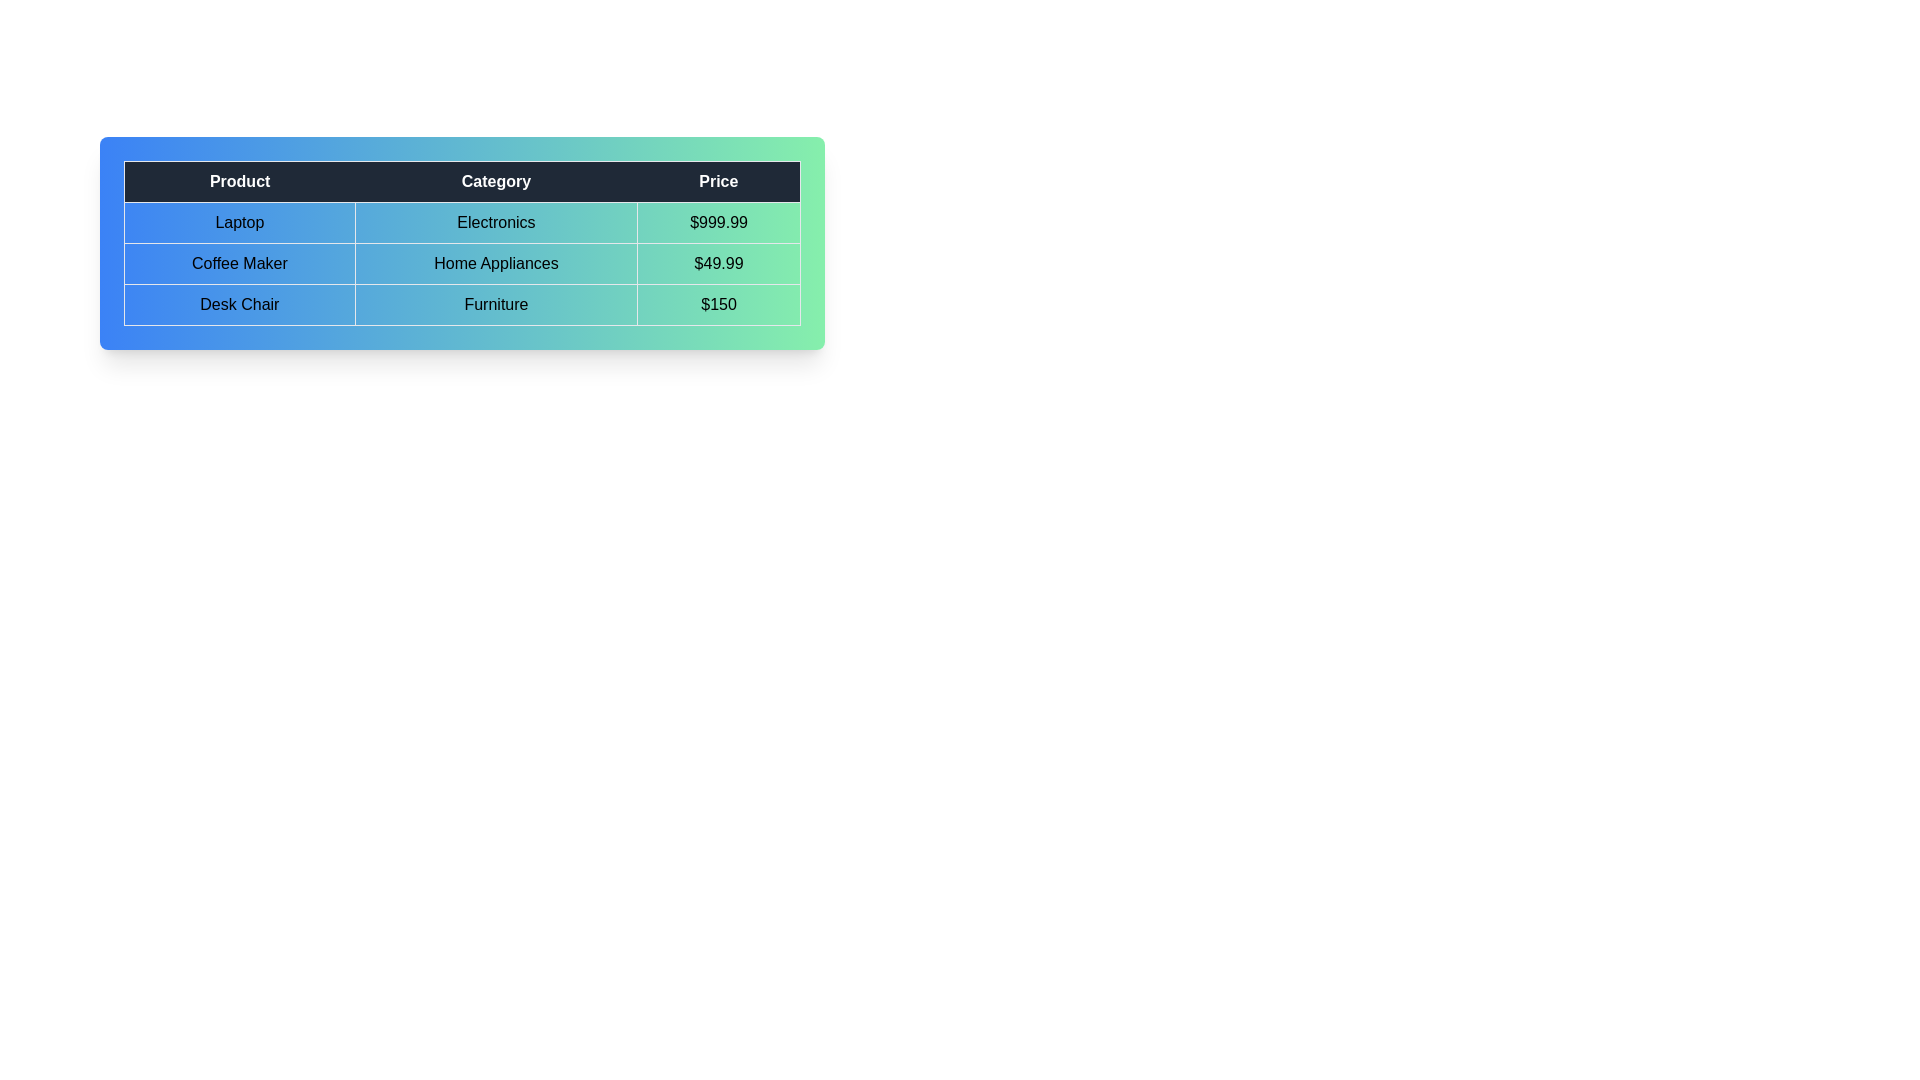  I want to click on the 'Product' Text Label element, which displays white text on a dark background in the top-left corner of the grid's header row, so click(239, 181).